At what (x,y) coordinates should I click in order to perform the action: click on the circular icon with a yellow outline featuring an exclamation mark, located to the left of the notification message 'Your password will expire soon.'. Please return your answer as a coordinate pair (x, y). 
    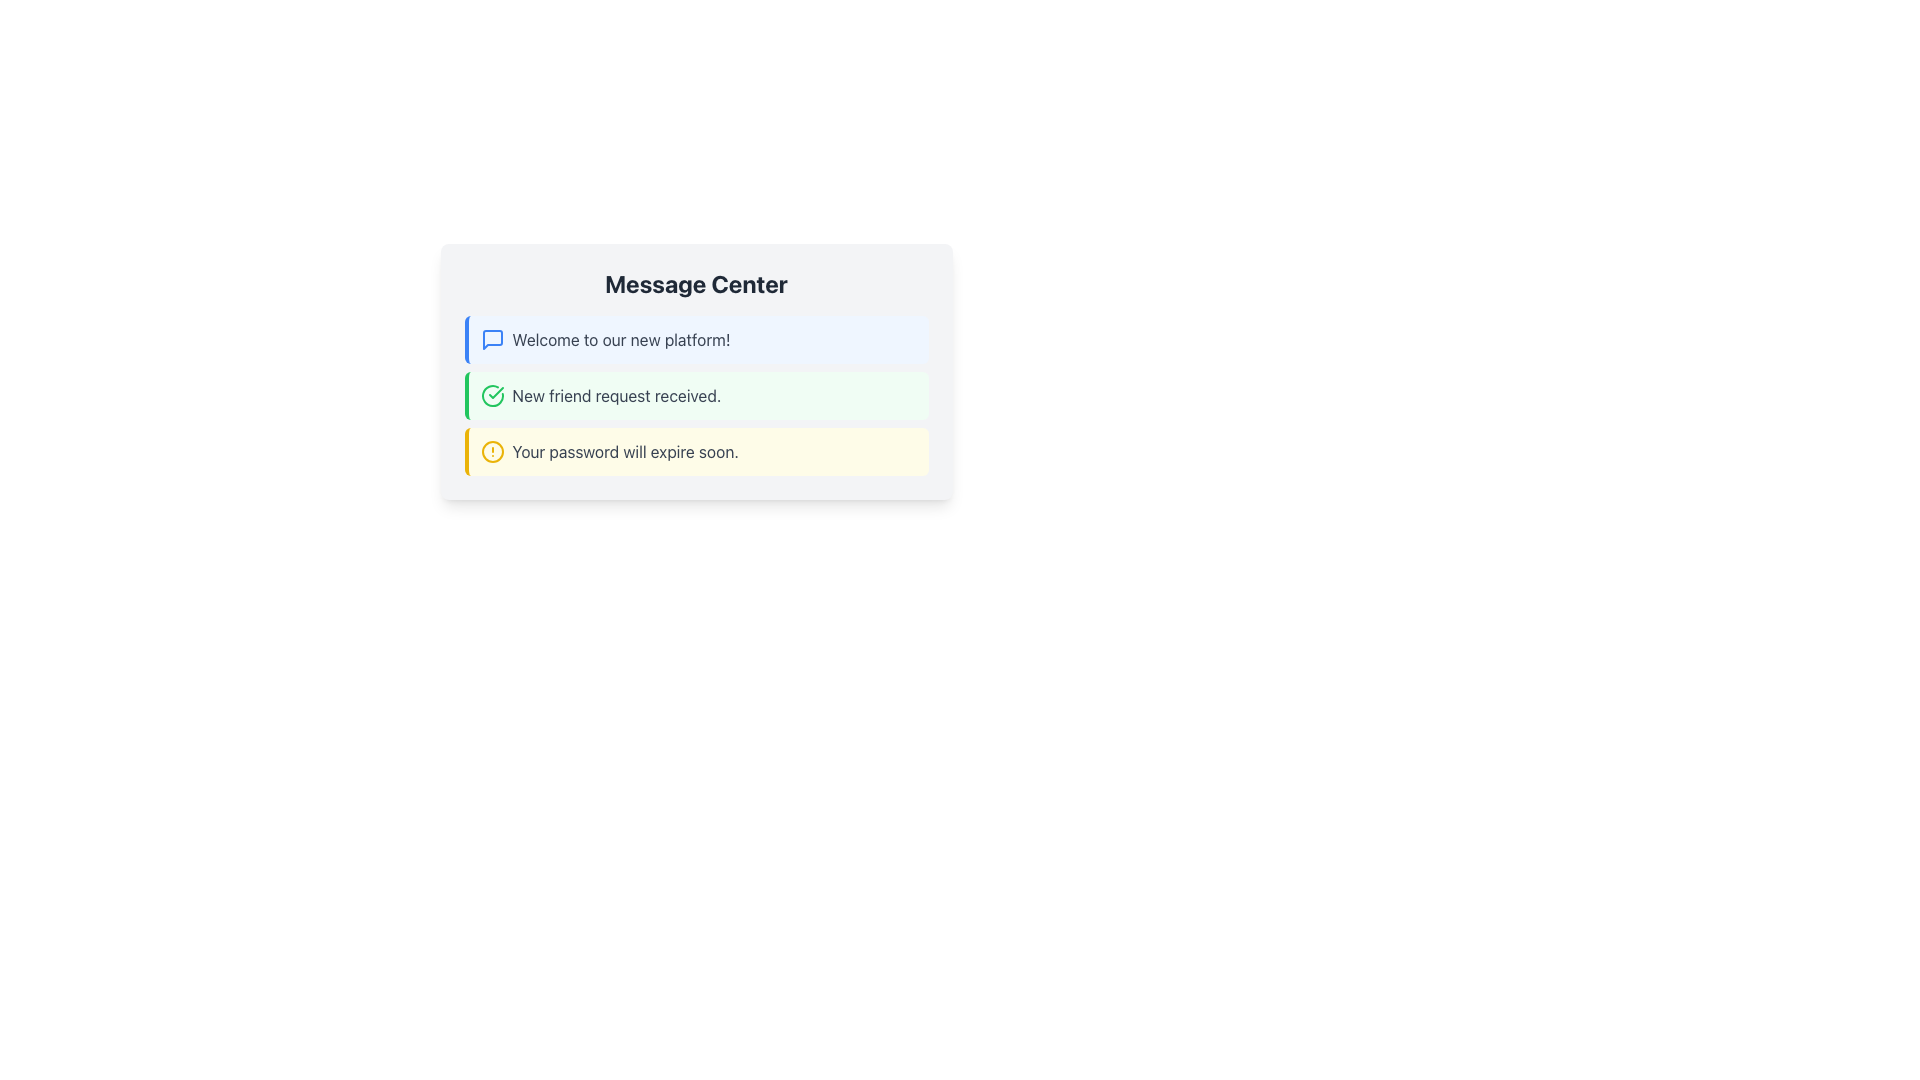
    Looking at the image, I should click on (492, 451).